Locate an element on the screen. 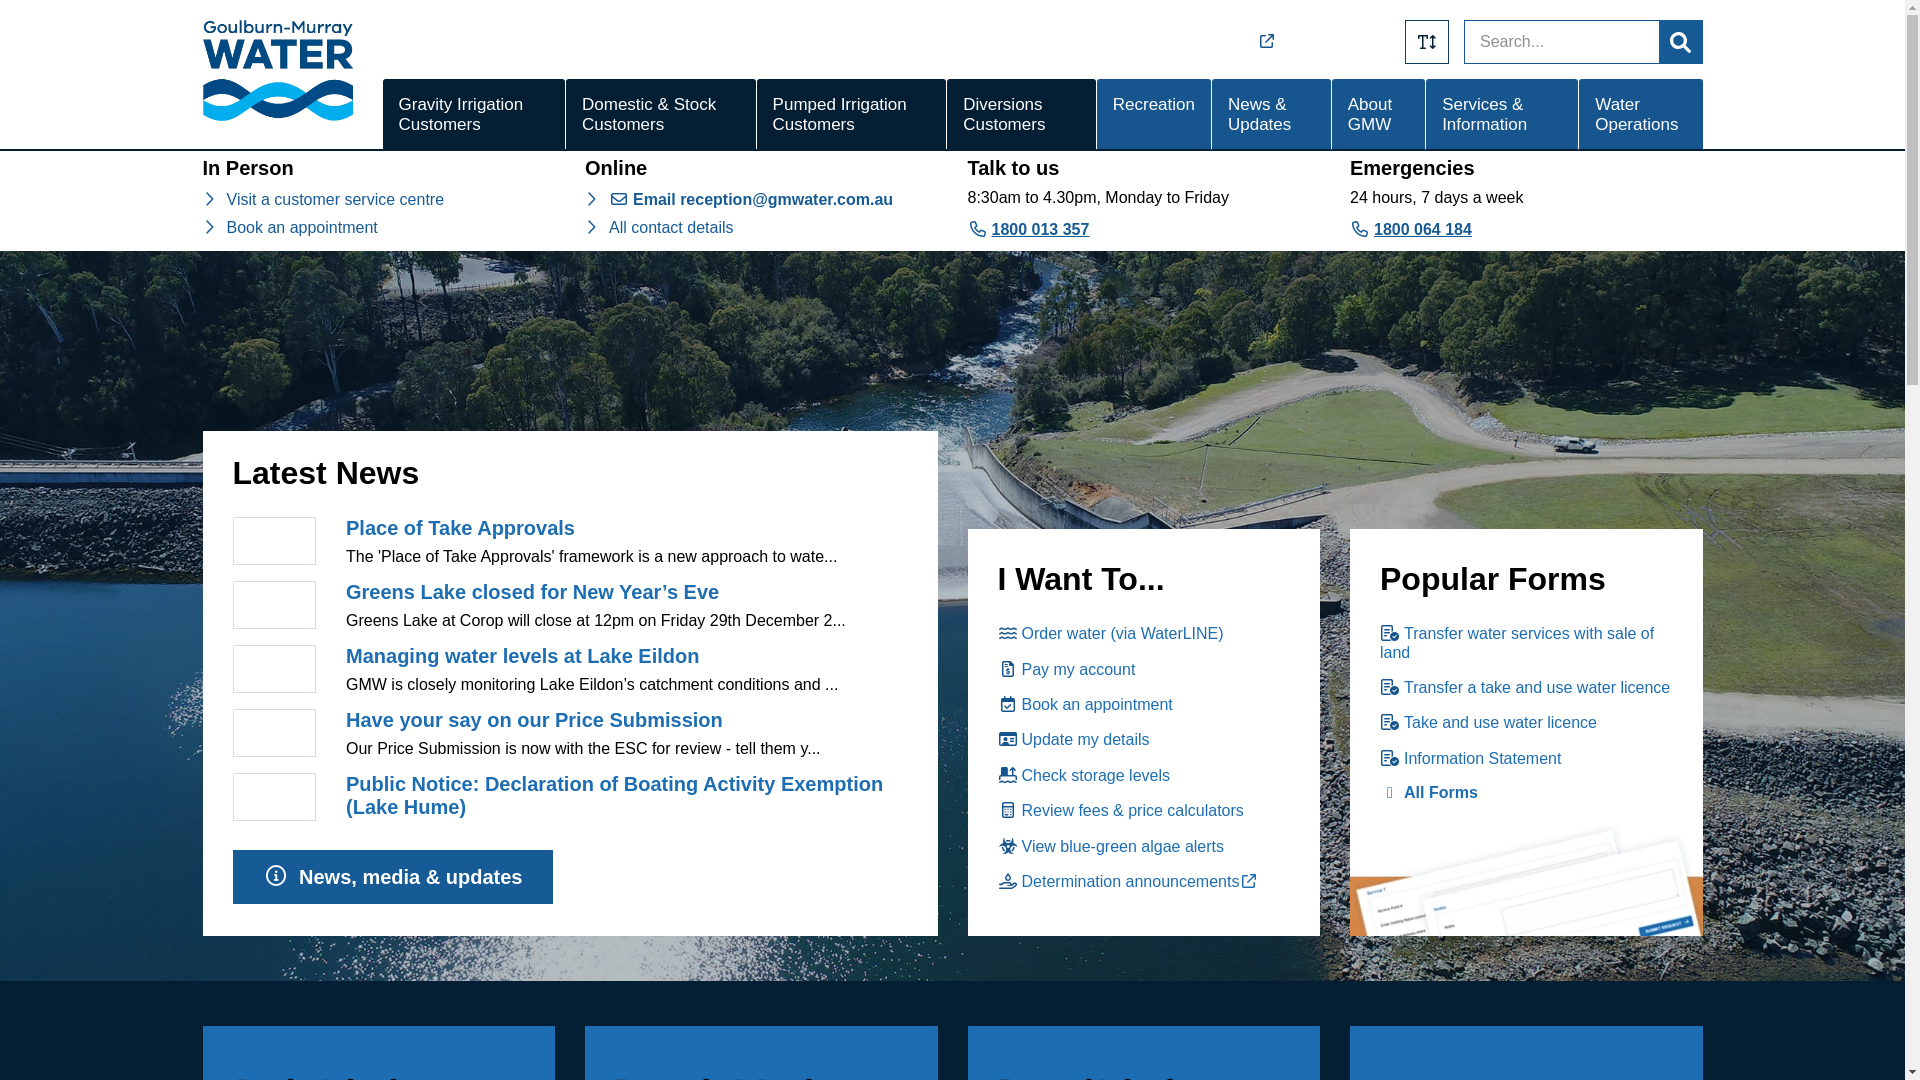  'Water Operations' is located at coordinates (1640, 115).